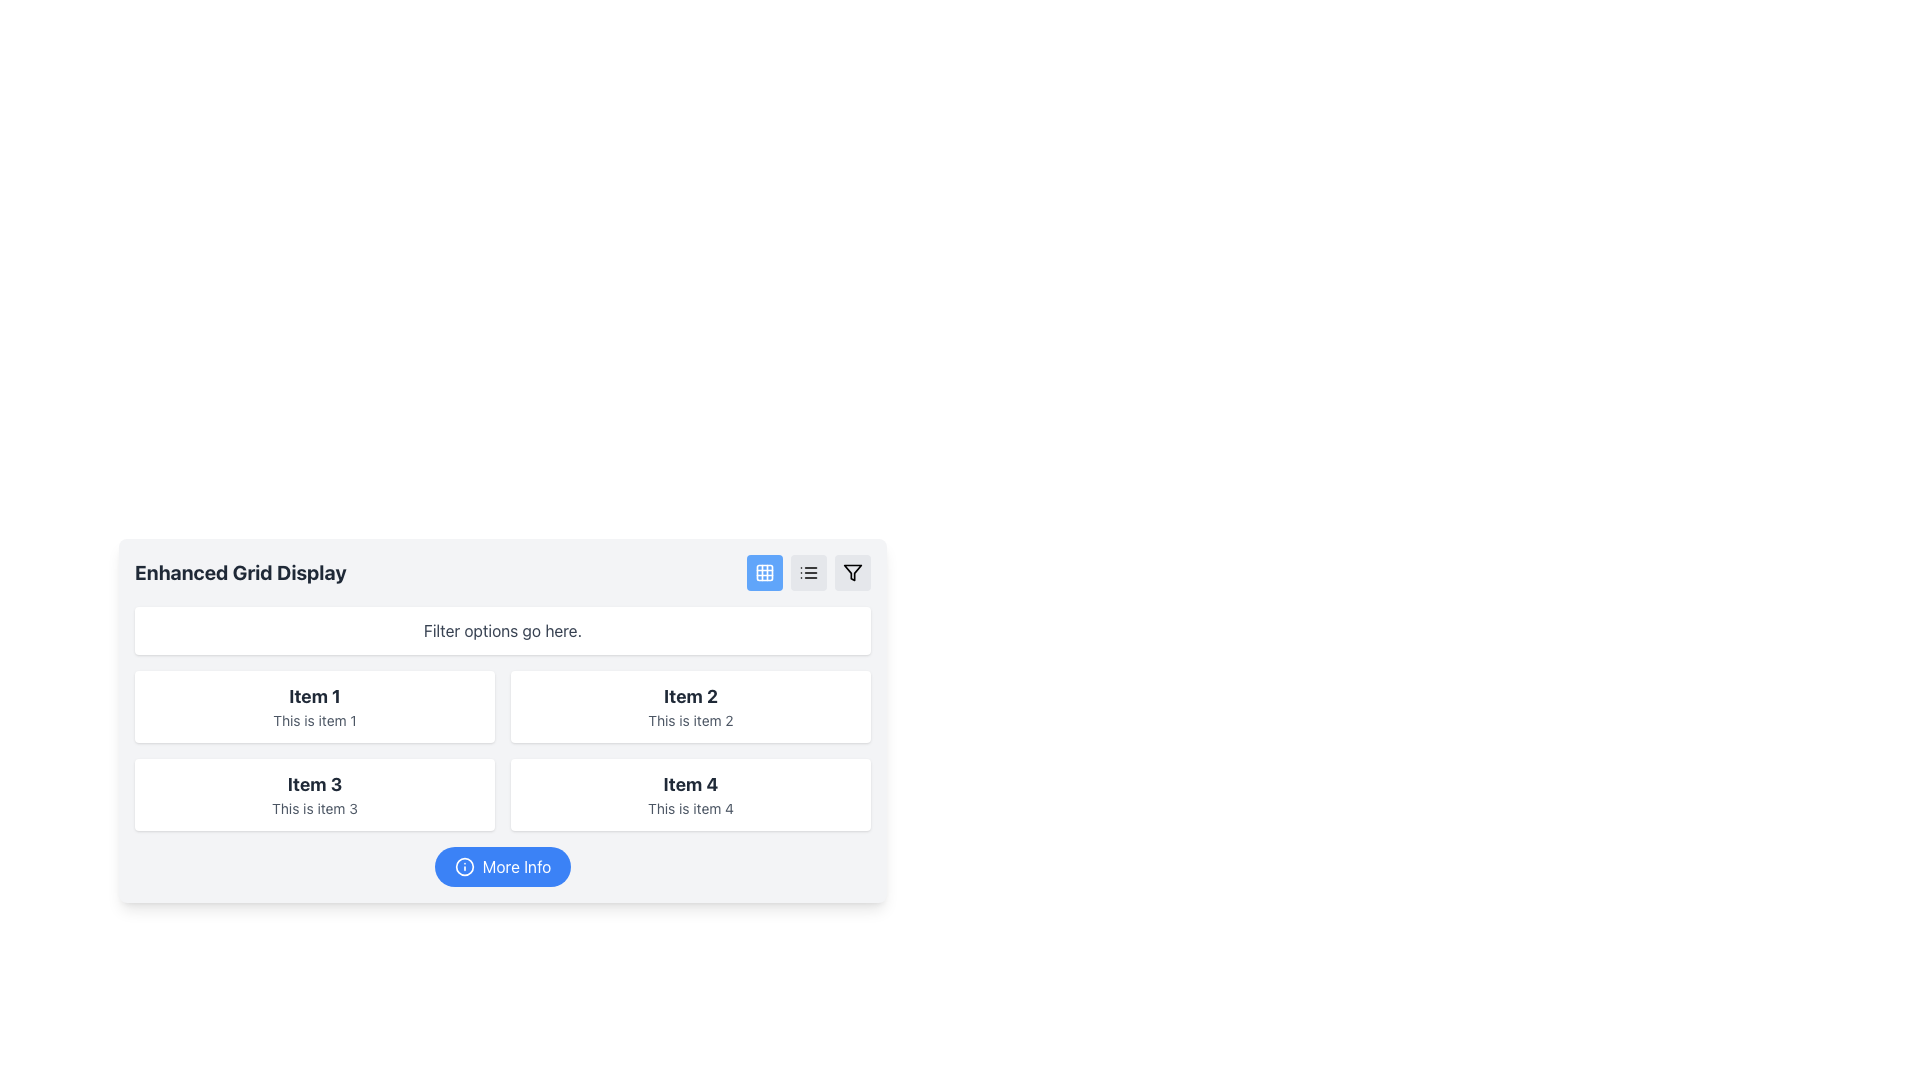  What do you see at coordinates (809, 573) in the screenshot?
I see `the button with a list symbol icon, which is styled with a gray background and circular border, located in the top-right corner of the widget area` at bounding box center [809, 573].